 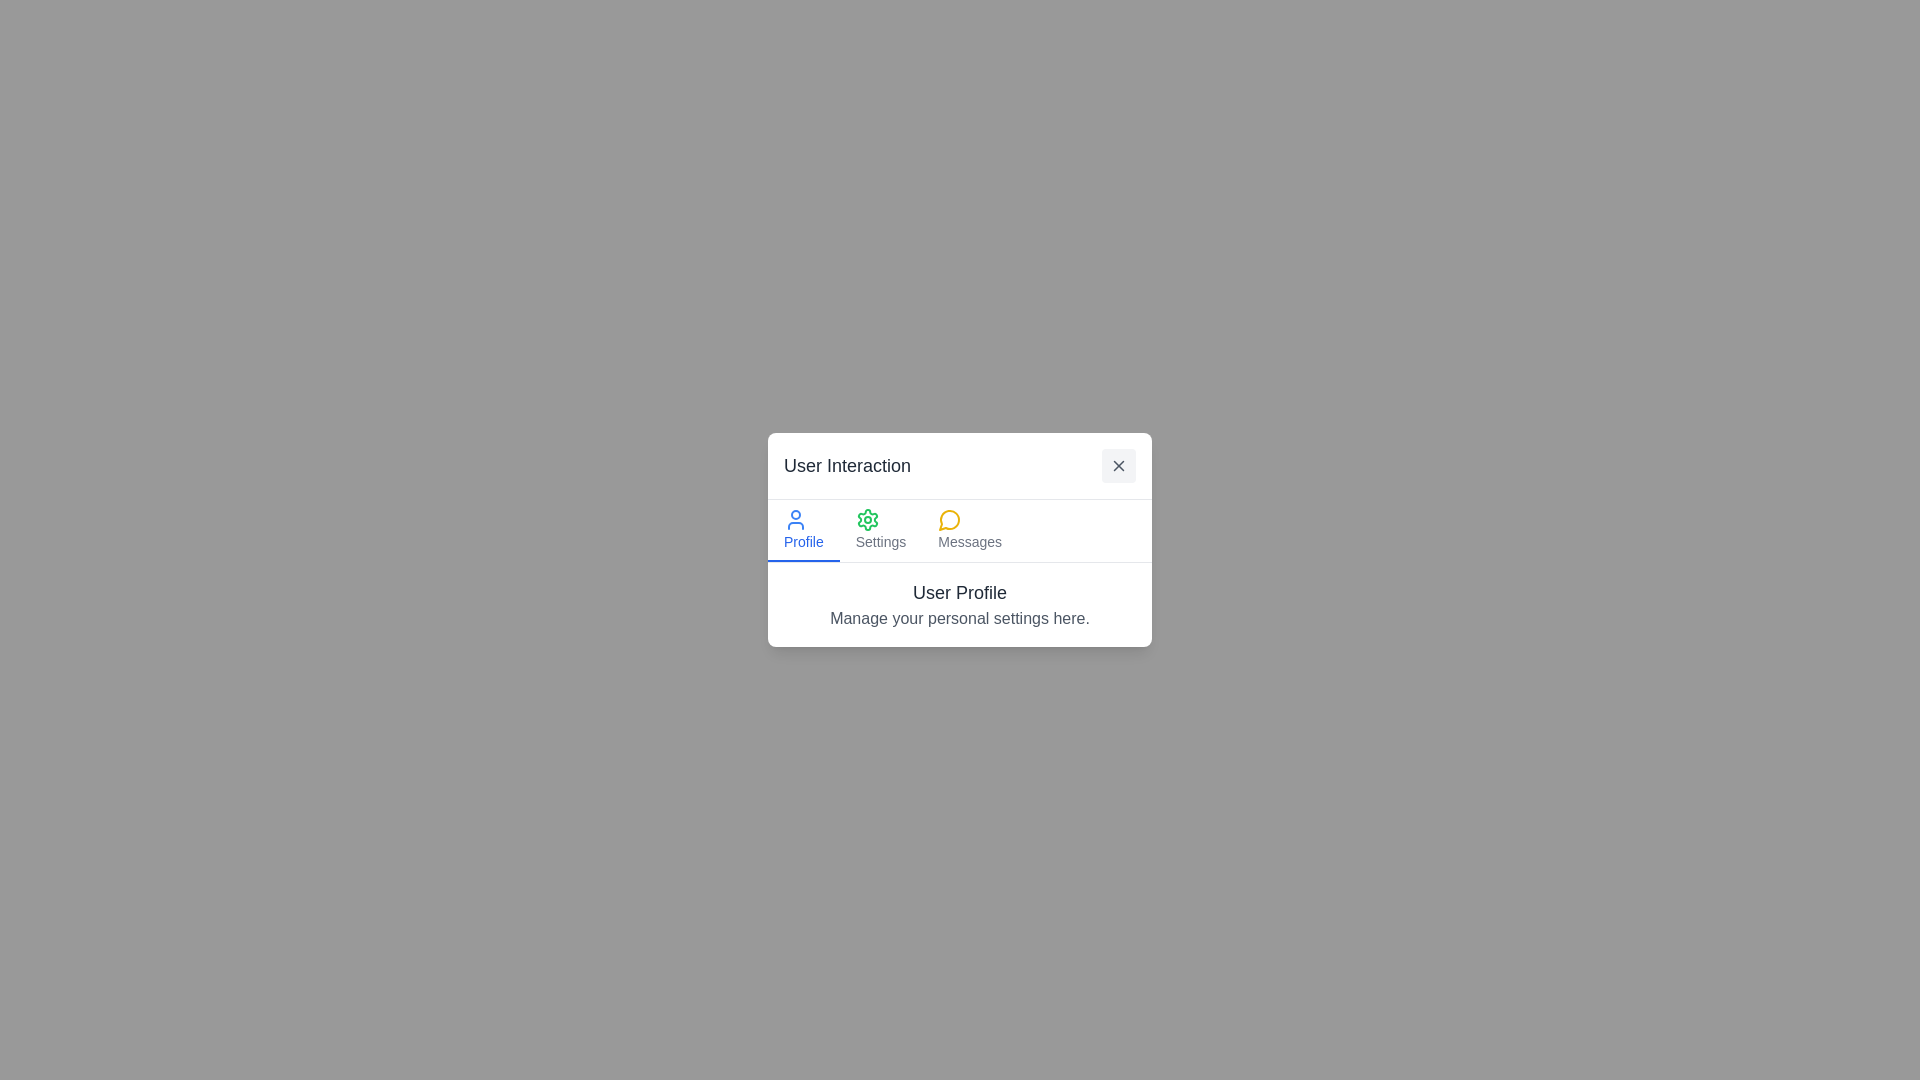 I want to click on the third navigation link in the horizontal navigation bar, which is located below the 'User Interaction' title and above the 'User Profile' description, so click(x=970, y=530).